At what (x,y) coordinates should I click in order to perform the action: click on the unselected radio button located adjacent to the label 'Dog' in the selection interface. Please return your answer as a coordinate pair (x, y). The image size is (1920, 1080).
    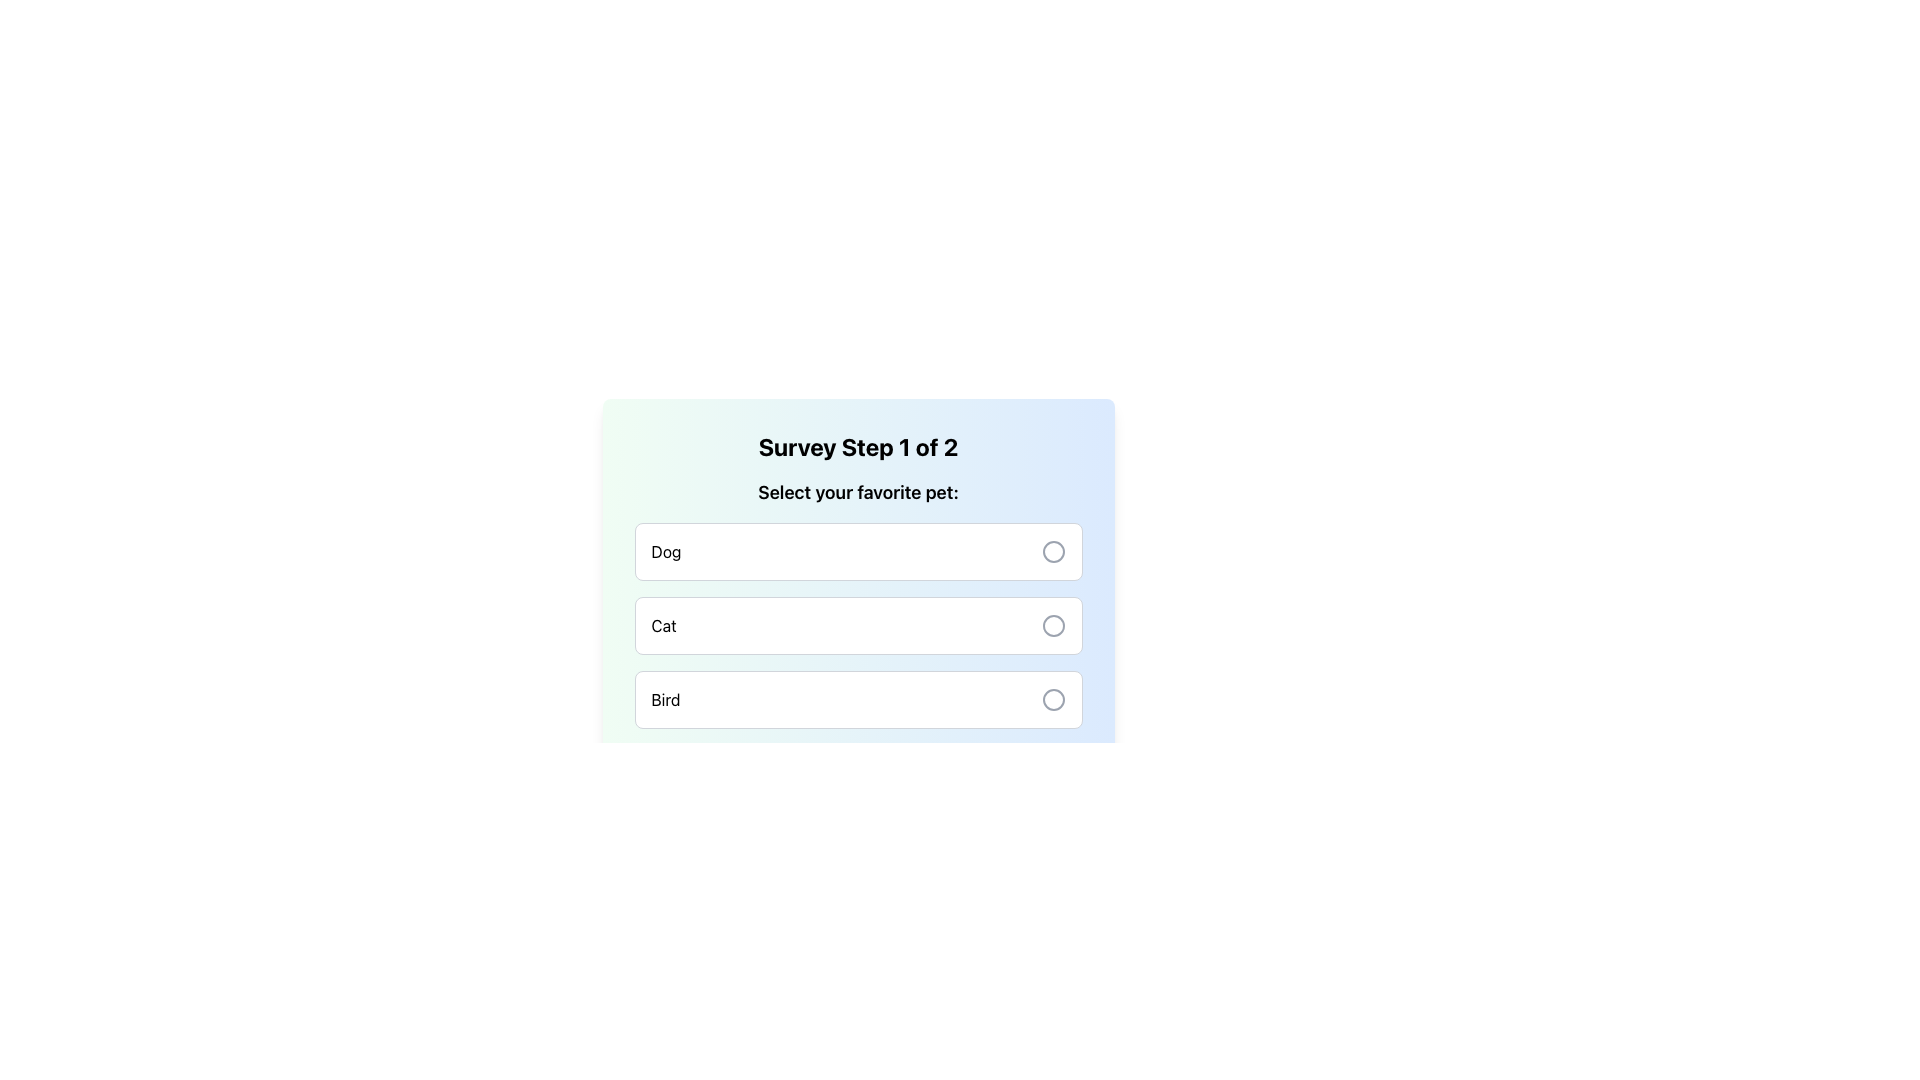
    Looking at the image, I should click on (1052, 551).